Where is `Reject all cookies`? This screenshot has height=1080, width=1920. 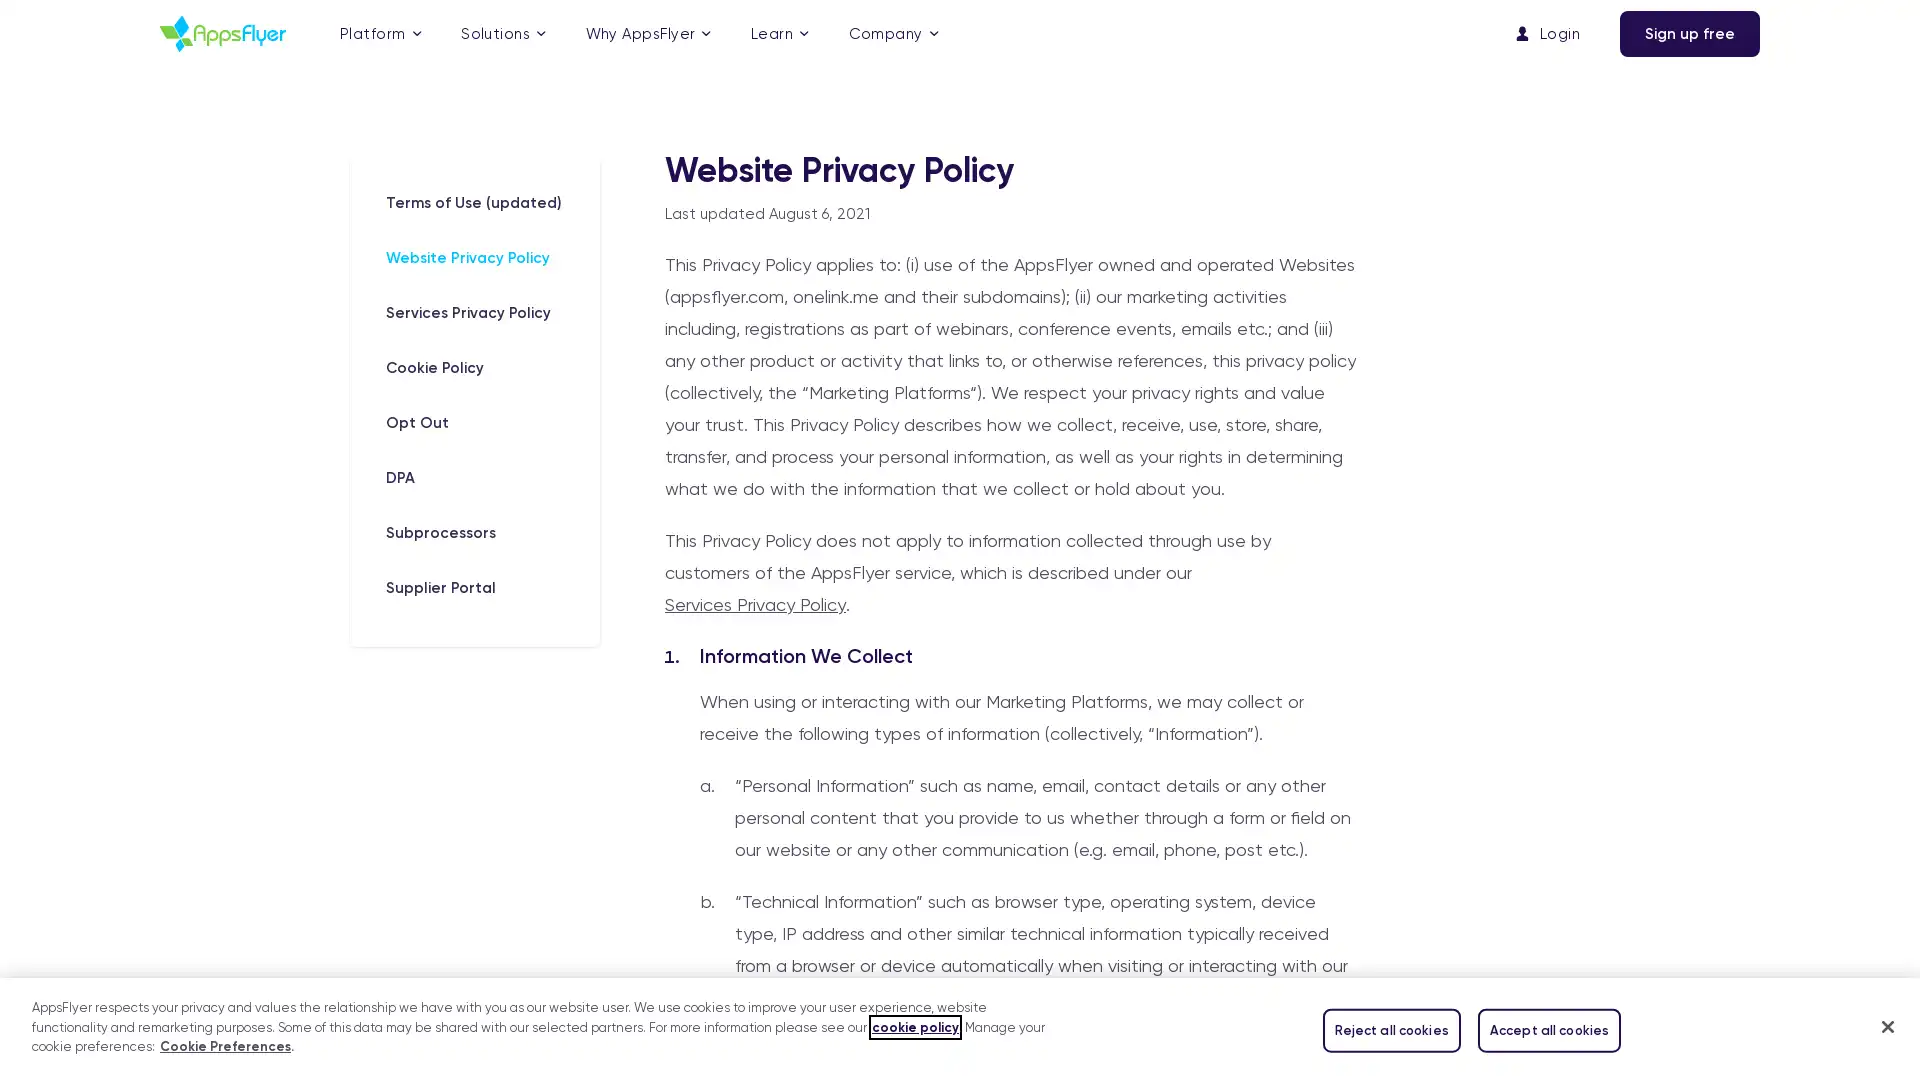
Reject all cookies is located at coordinates (1390, 1029).